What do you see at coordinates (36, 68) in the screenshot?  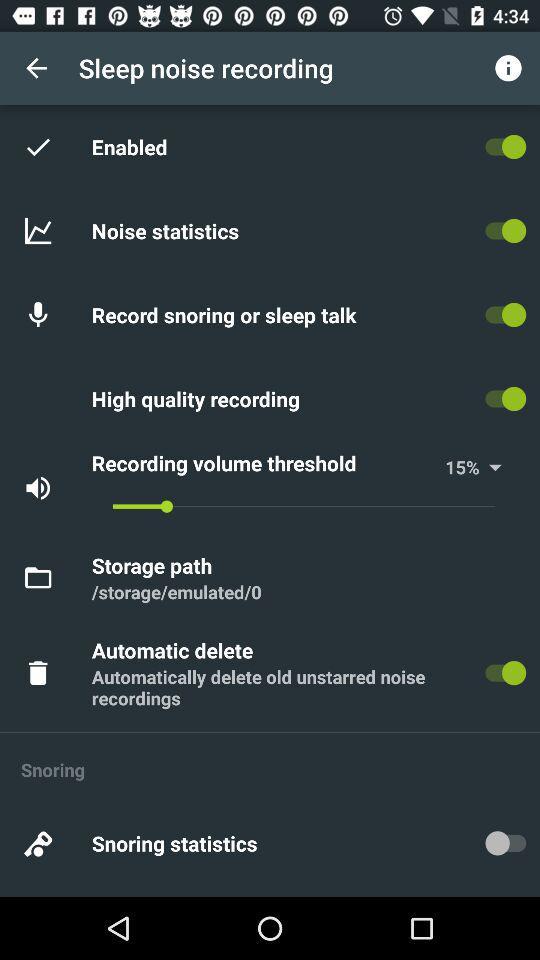 I see `app to the left of the sleep noise recording icon` at bounding box center [36, 68].